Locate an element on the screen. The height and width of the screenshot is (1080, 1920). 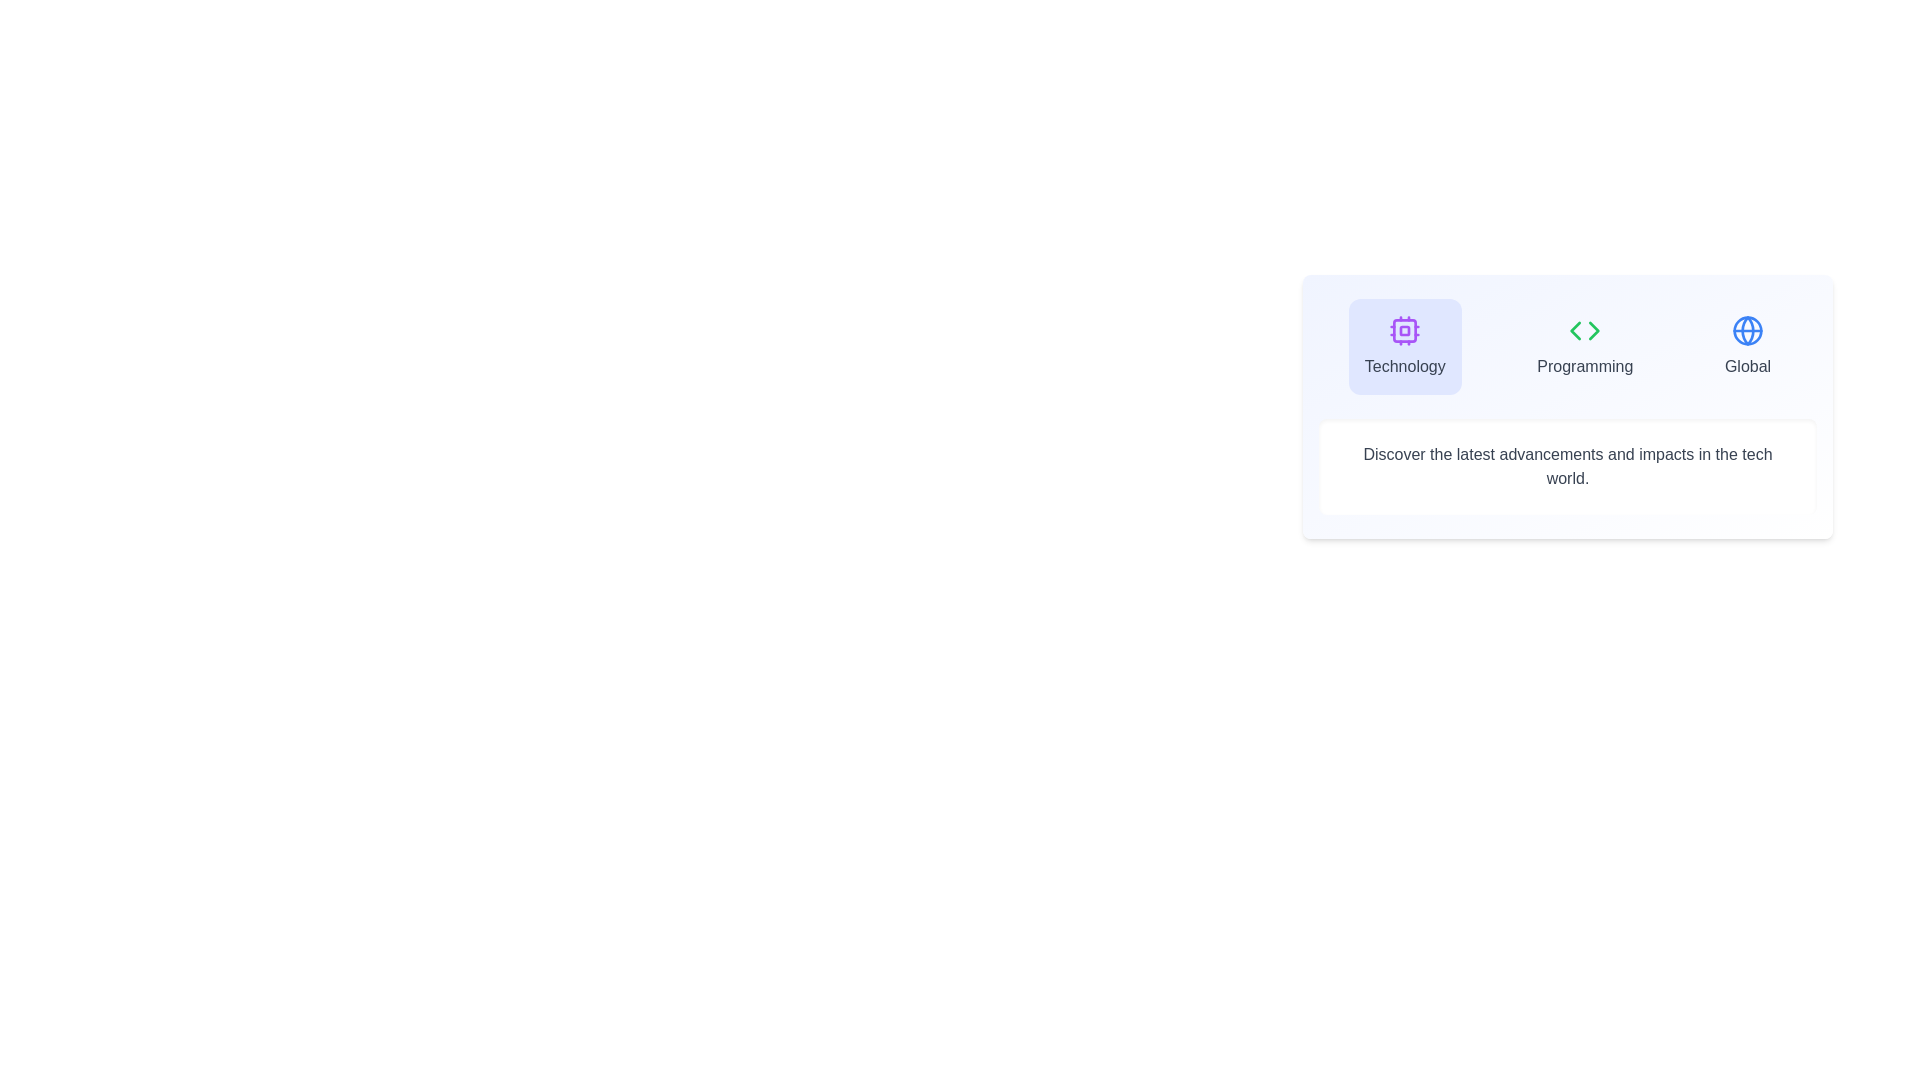
the tab with the icon representing Global is located at coordinates (1746, 346).